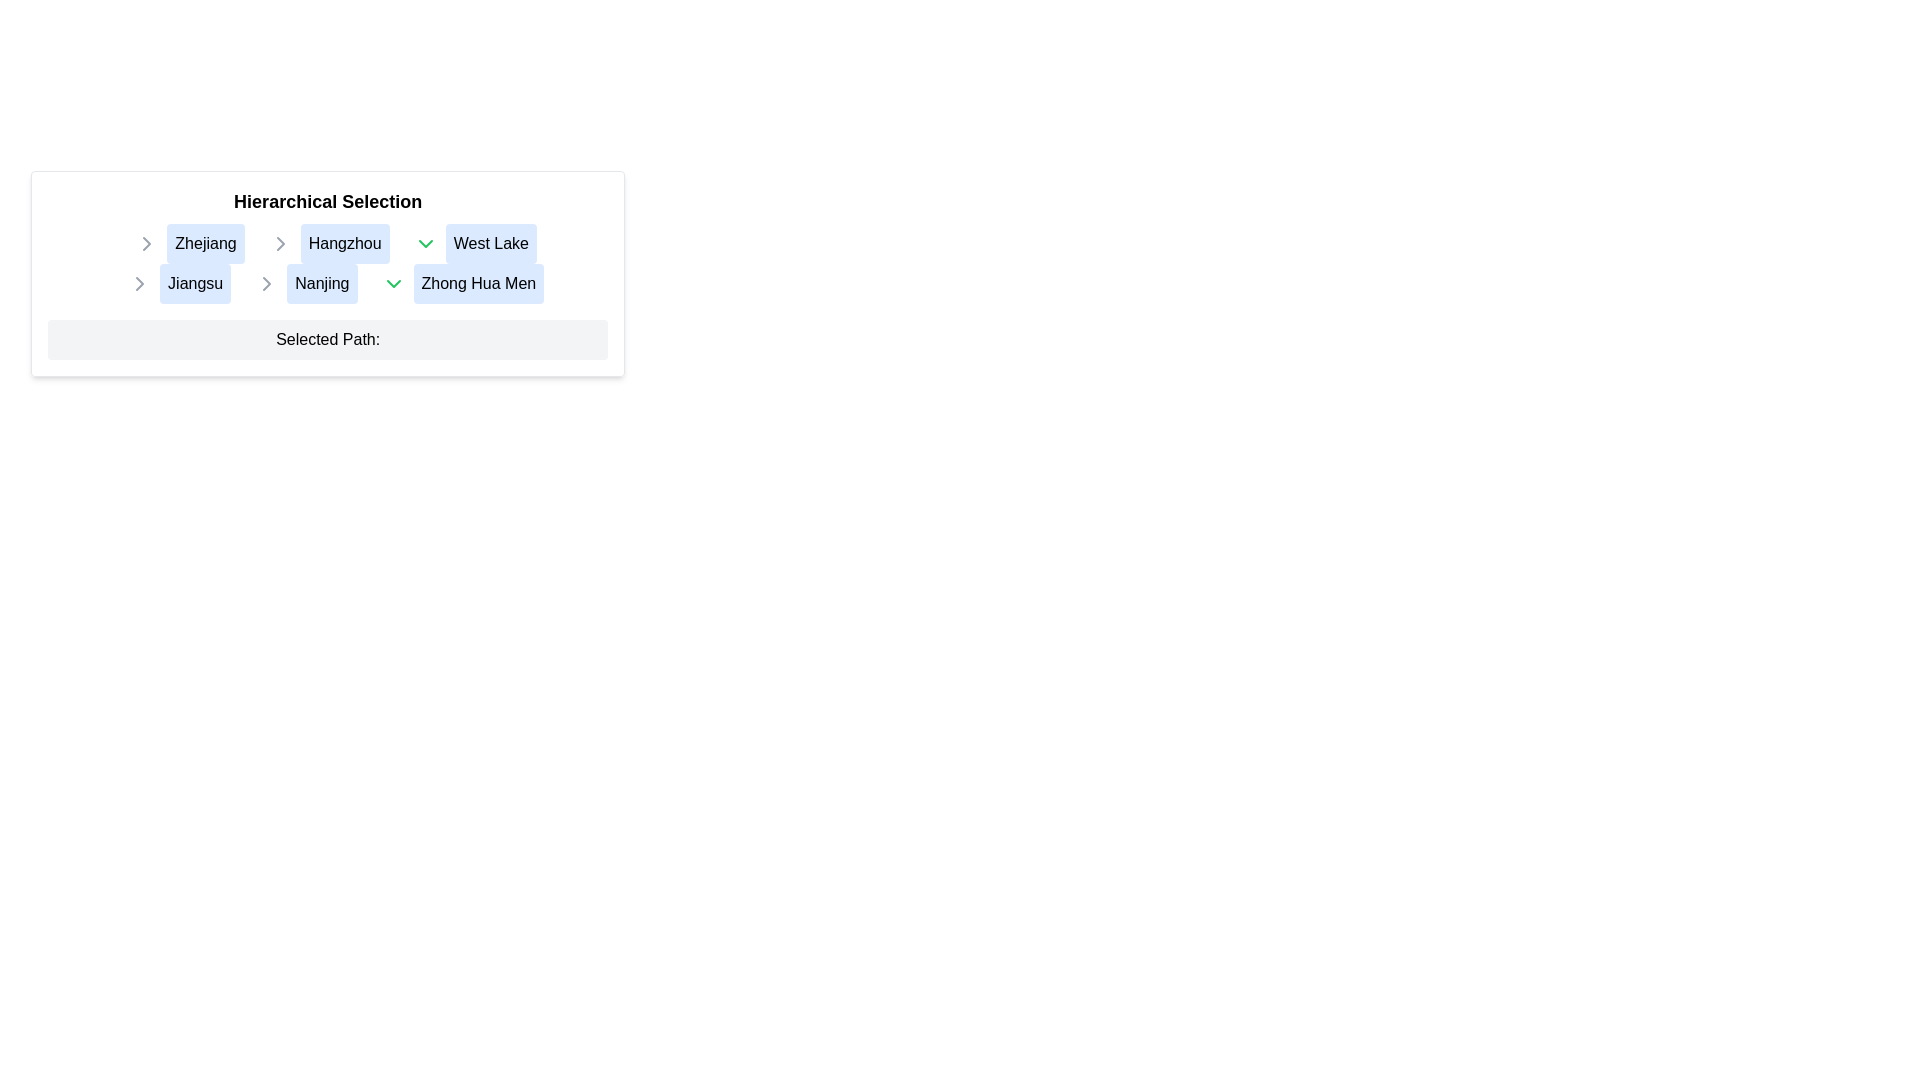  What do you see at coordinates (393, 284) in the screenshot?
I see `the green downward-pointing chevron icon next to the text 'Zhong Hua Men'` at bounding box center [393, 284].